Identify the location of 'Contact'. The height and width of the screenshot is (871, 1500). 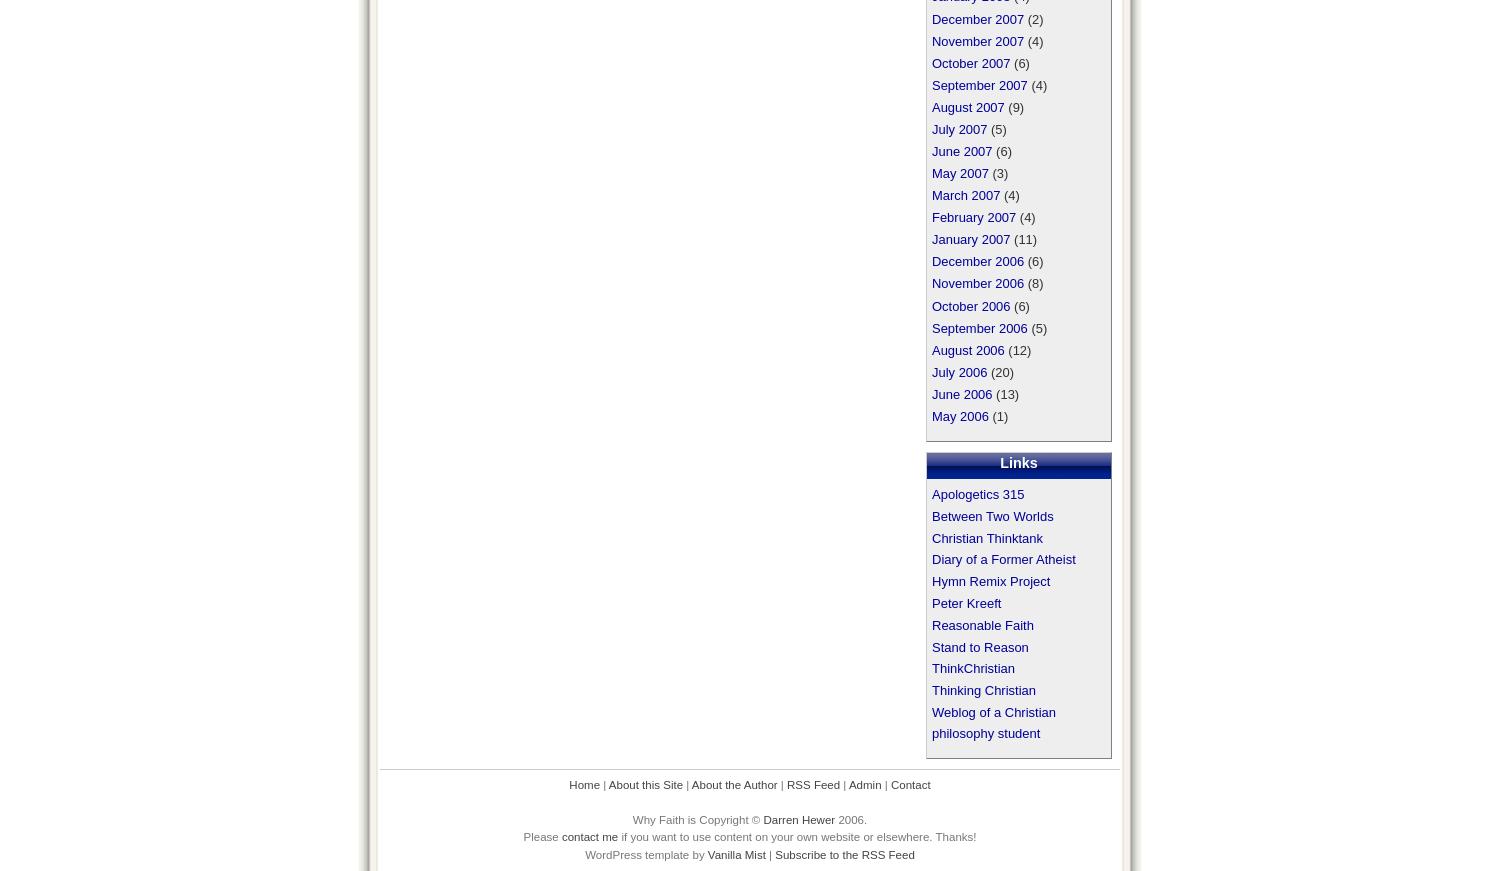
(910, 785).